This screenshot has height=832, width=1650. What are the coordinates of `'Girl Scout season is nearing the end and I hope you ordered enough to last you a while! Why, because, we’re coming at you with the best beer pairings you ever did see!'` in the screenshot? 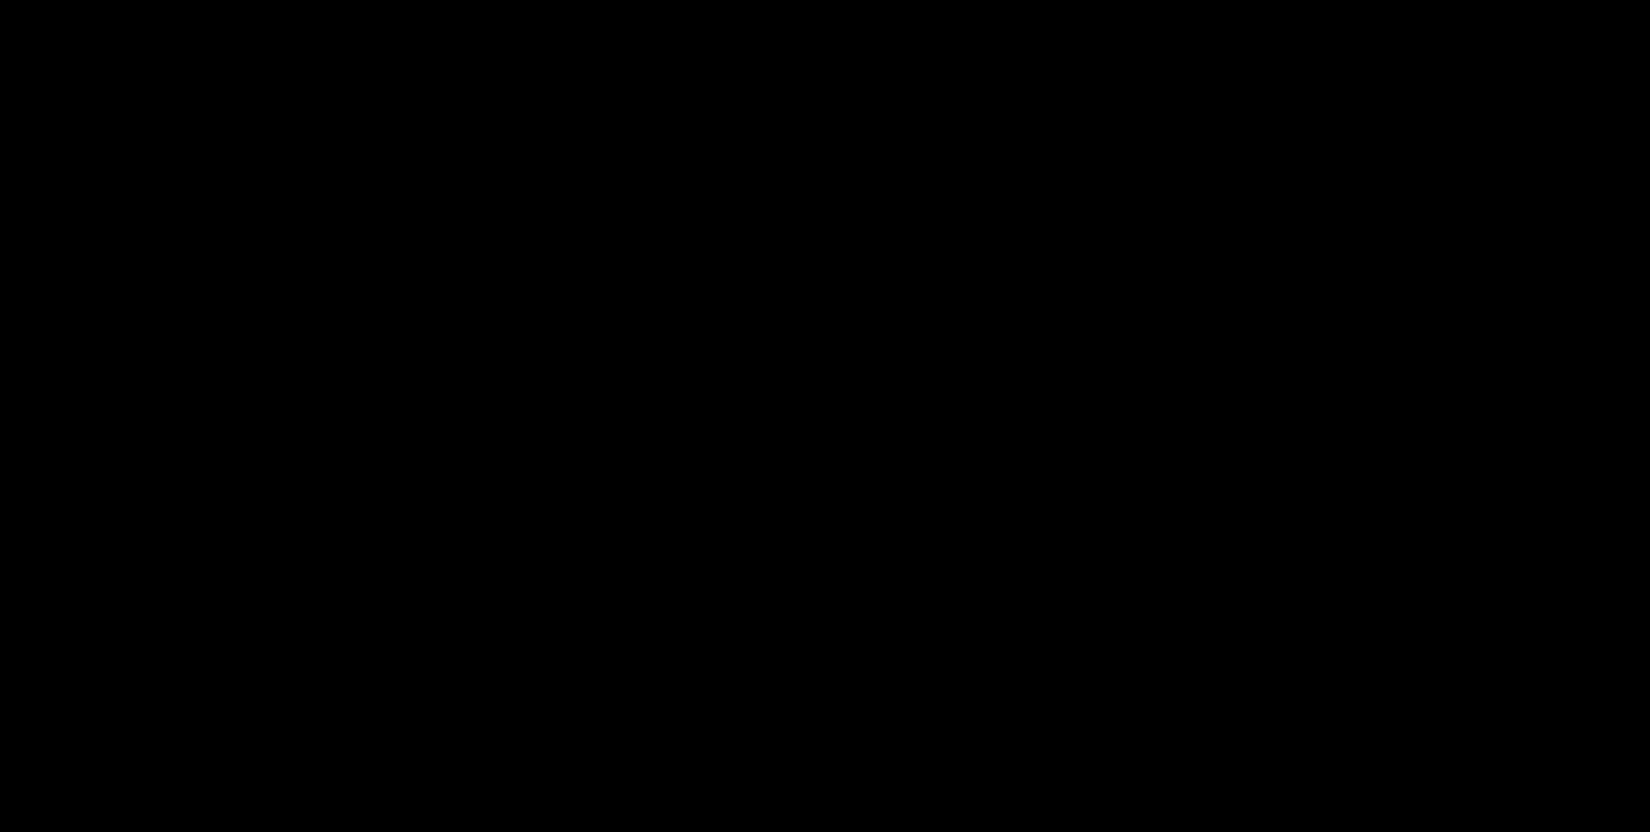 It's located at (796, 612).